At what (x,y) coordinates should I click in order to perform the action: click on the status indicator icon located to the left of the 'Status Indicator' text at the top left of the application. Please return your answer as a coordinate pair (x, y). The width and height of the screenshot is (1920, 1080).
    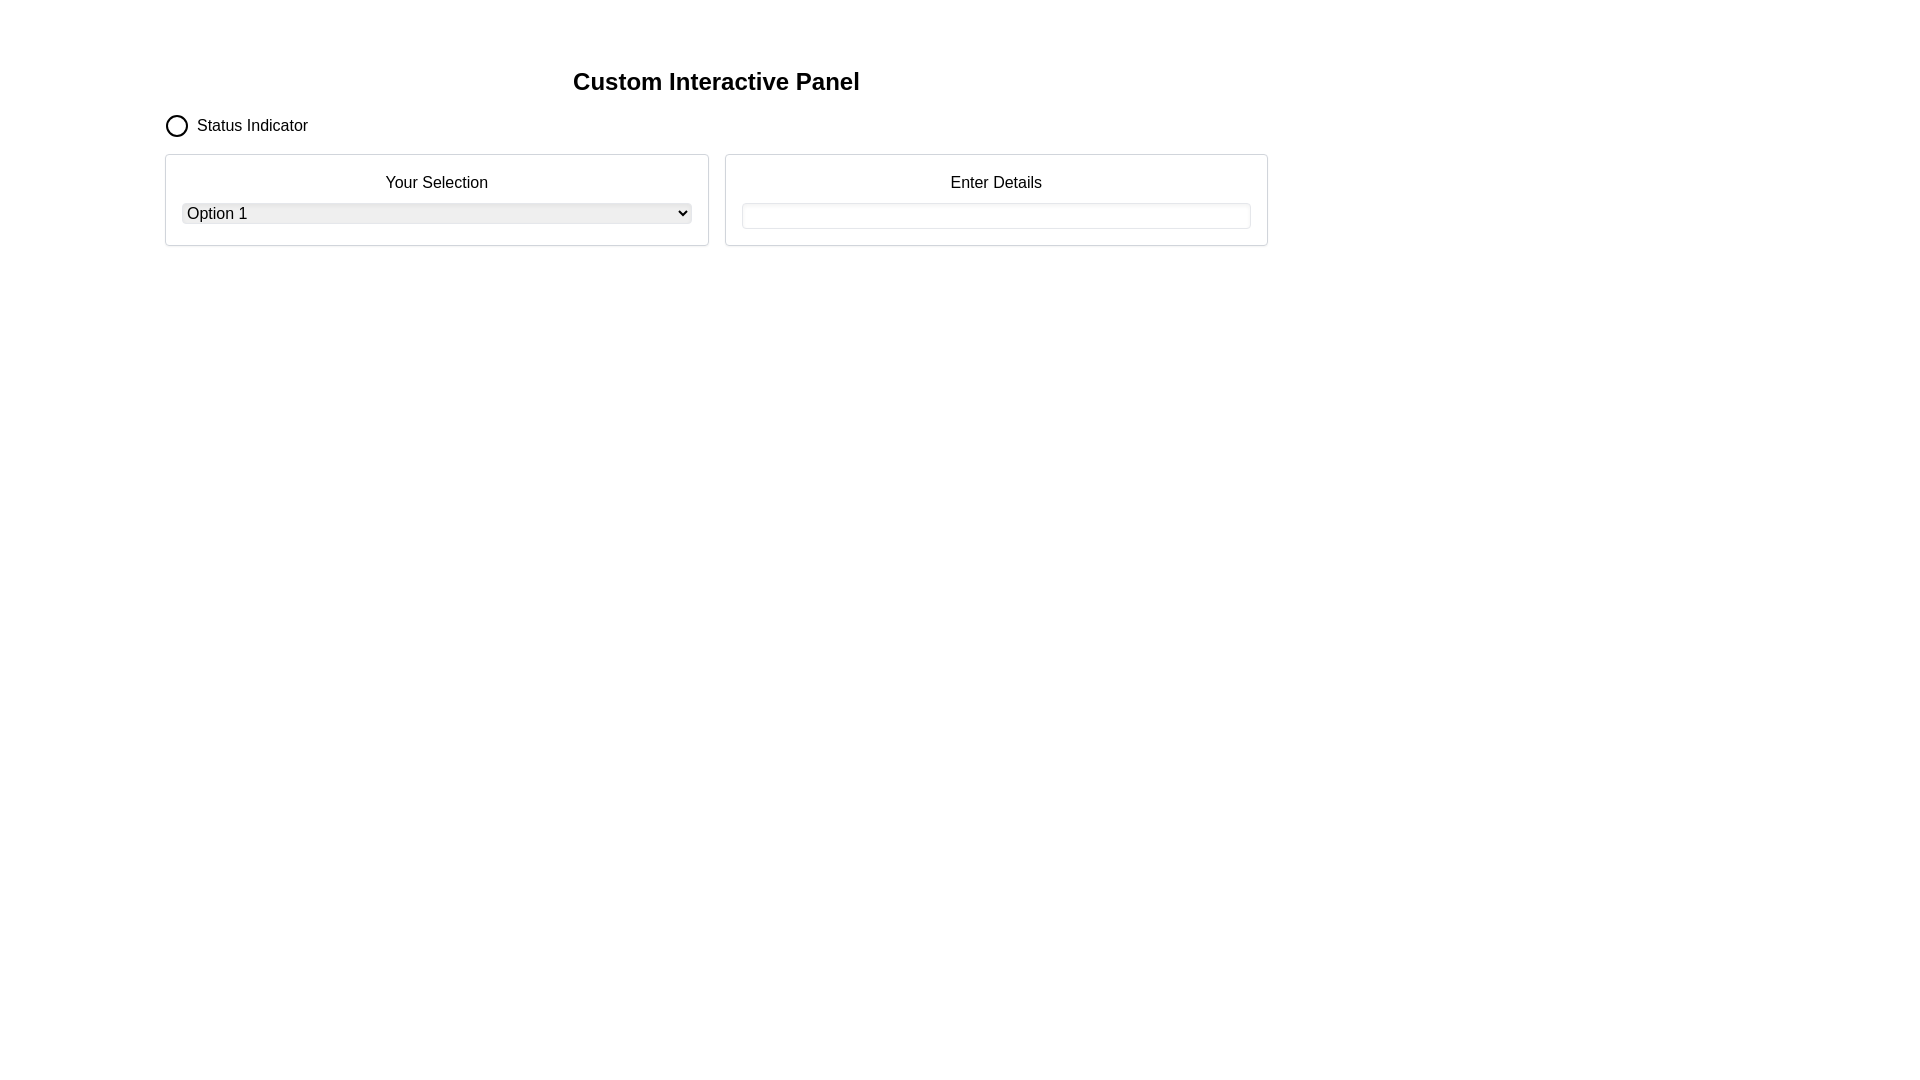
    Looking at the image, I should click on (177, 126).